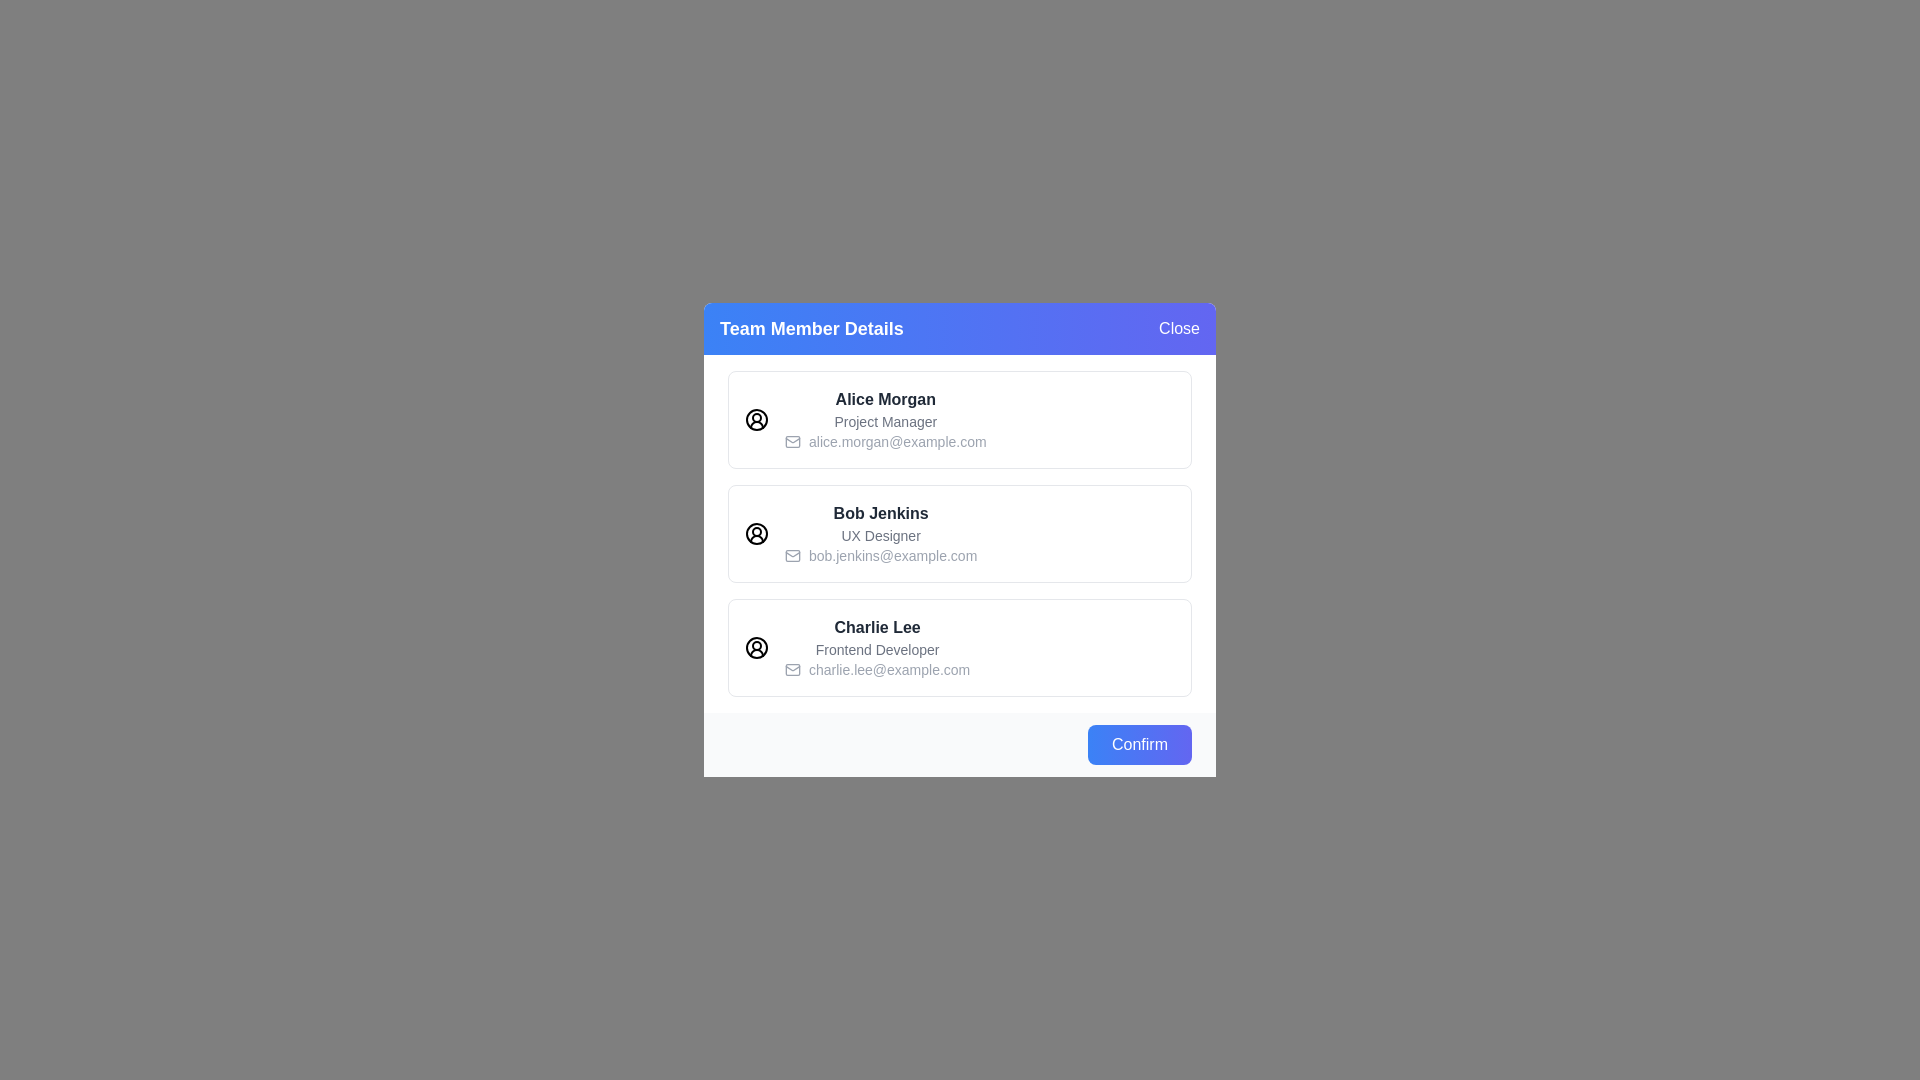 This screenshot has width=1920, height=1080. What do you see at coordinates (877, 650) in the screenshot?
I see `static text label displaying 'Frontend Developer' in gray font, located beneath 'Charlie Lee' within the 'Team Member Details' dialog box` at bounding box center [877, 650].